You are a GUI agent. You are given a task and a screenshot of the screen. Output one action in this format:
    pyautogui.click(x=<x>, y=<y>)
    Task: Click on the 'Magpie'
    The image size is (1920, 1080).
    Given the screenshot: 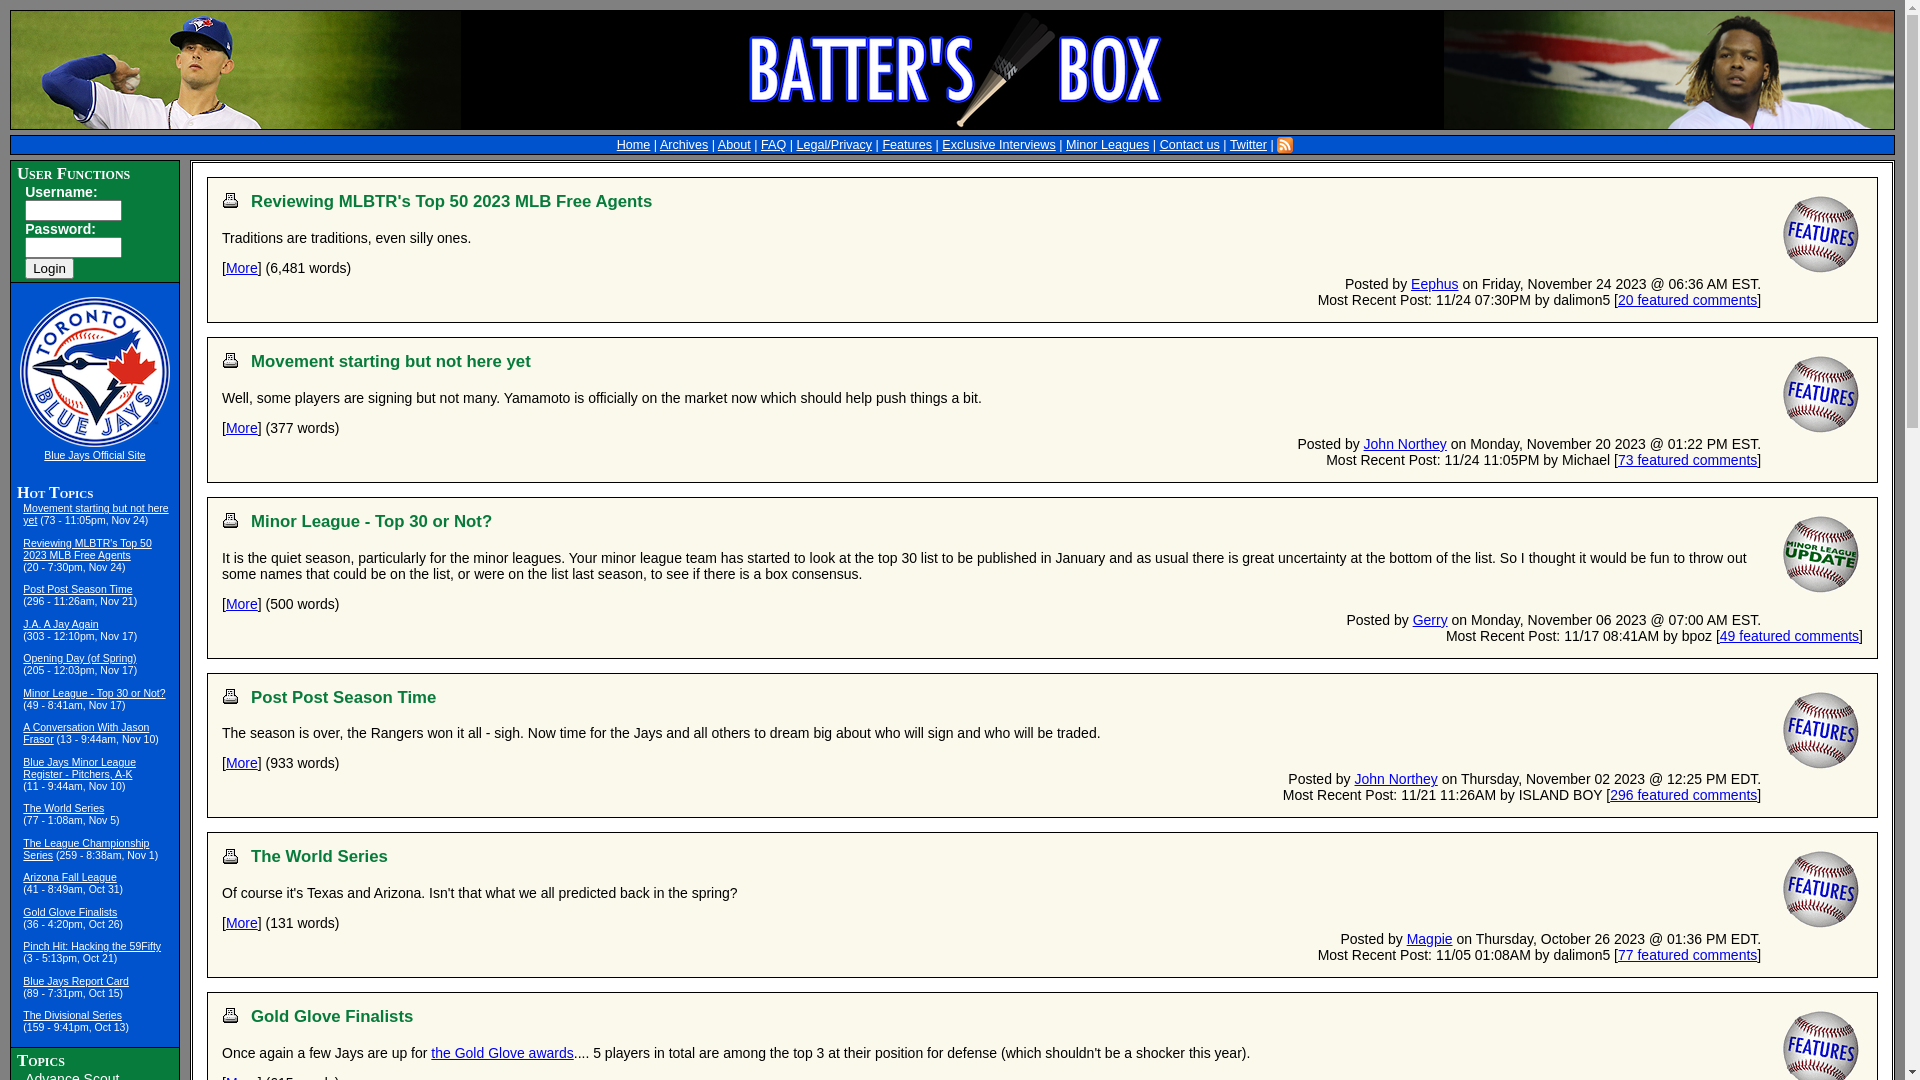 What is the action you would take?
    pyautogui.click(x=1429, y=938)
    